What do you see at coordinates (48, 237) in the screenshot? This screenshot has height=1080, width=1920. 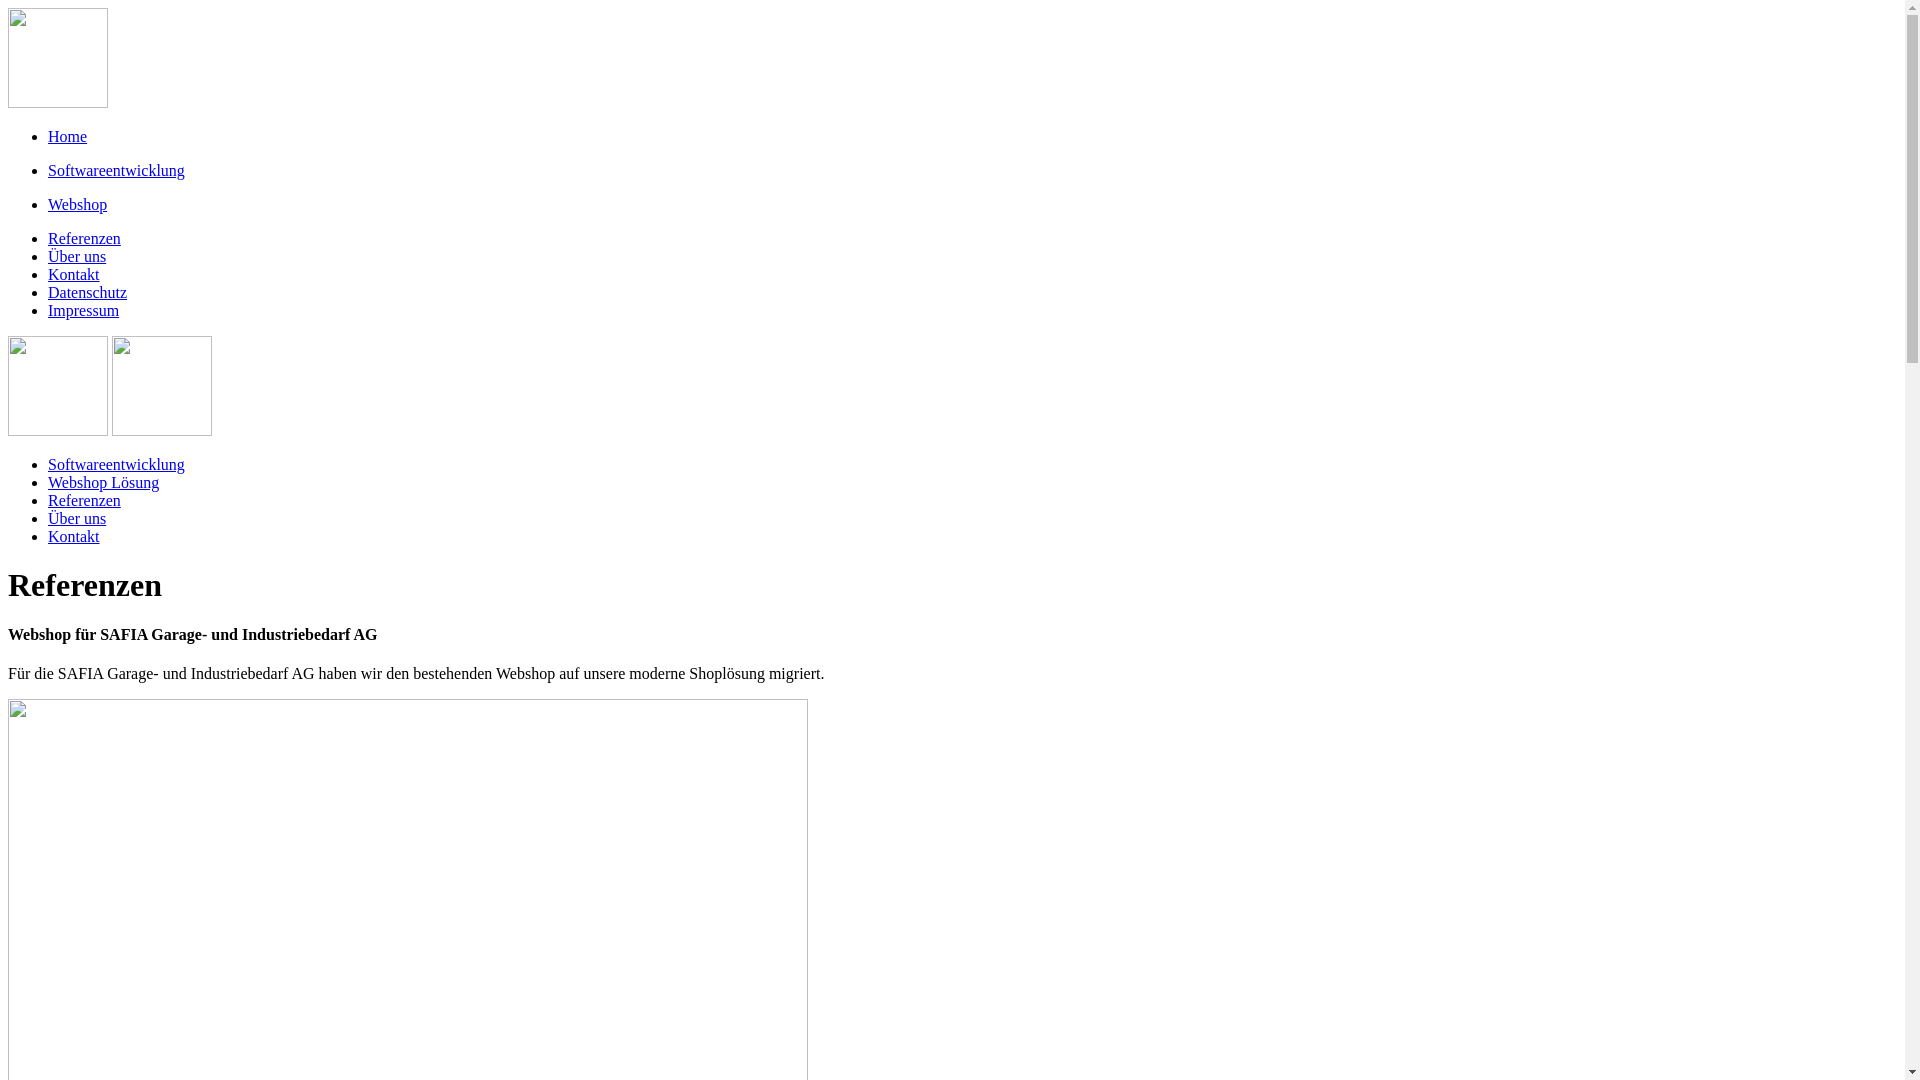 I see `'Referenzen'` at bounding box center [48, 237].